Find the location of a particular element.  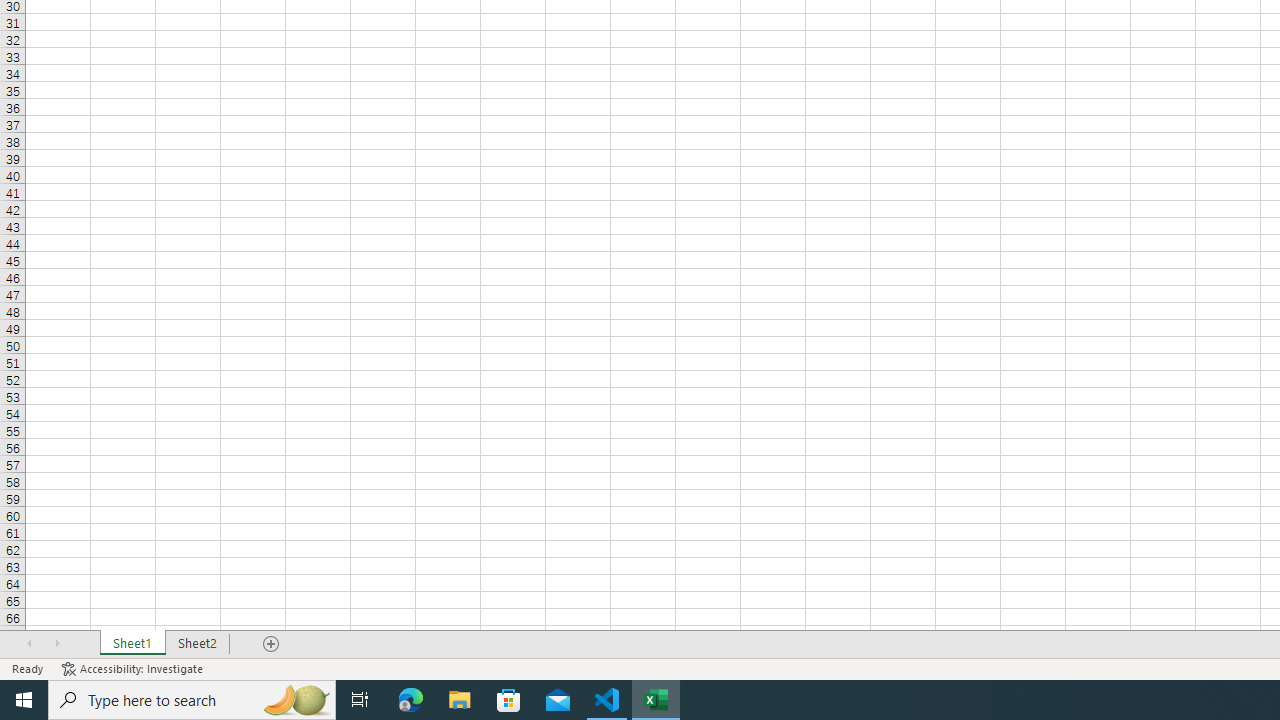

'Accessibility Checker Accessibility: Investigate' is located at coordinates (133, 669).